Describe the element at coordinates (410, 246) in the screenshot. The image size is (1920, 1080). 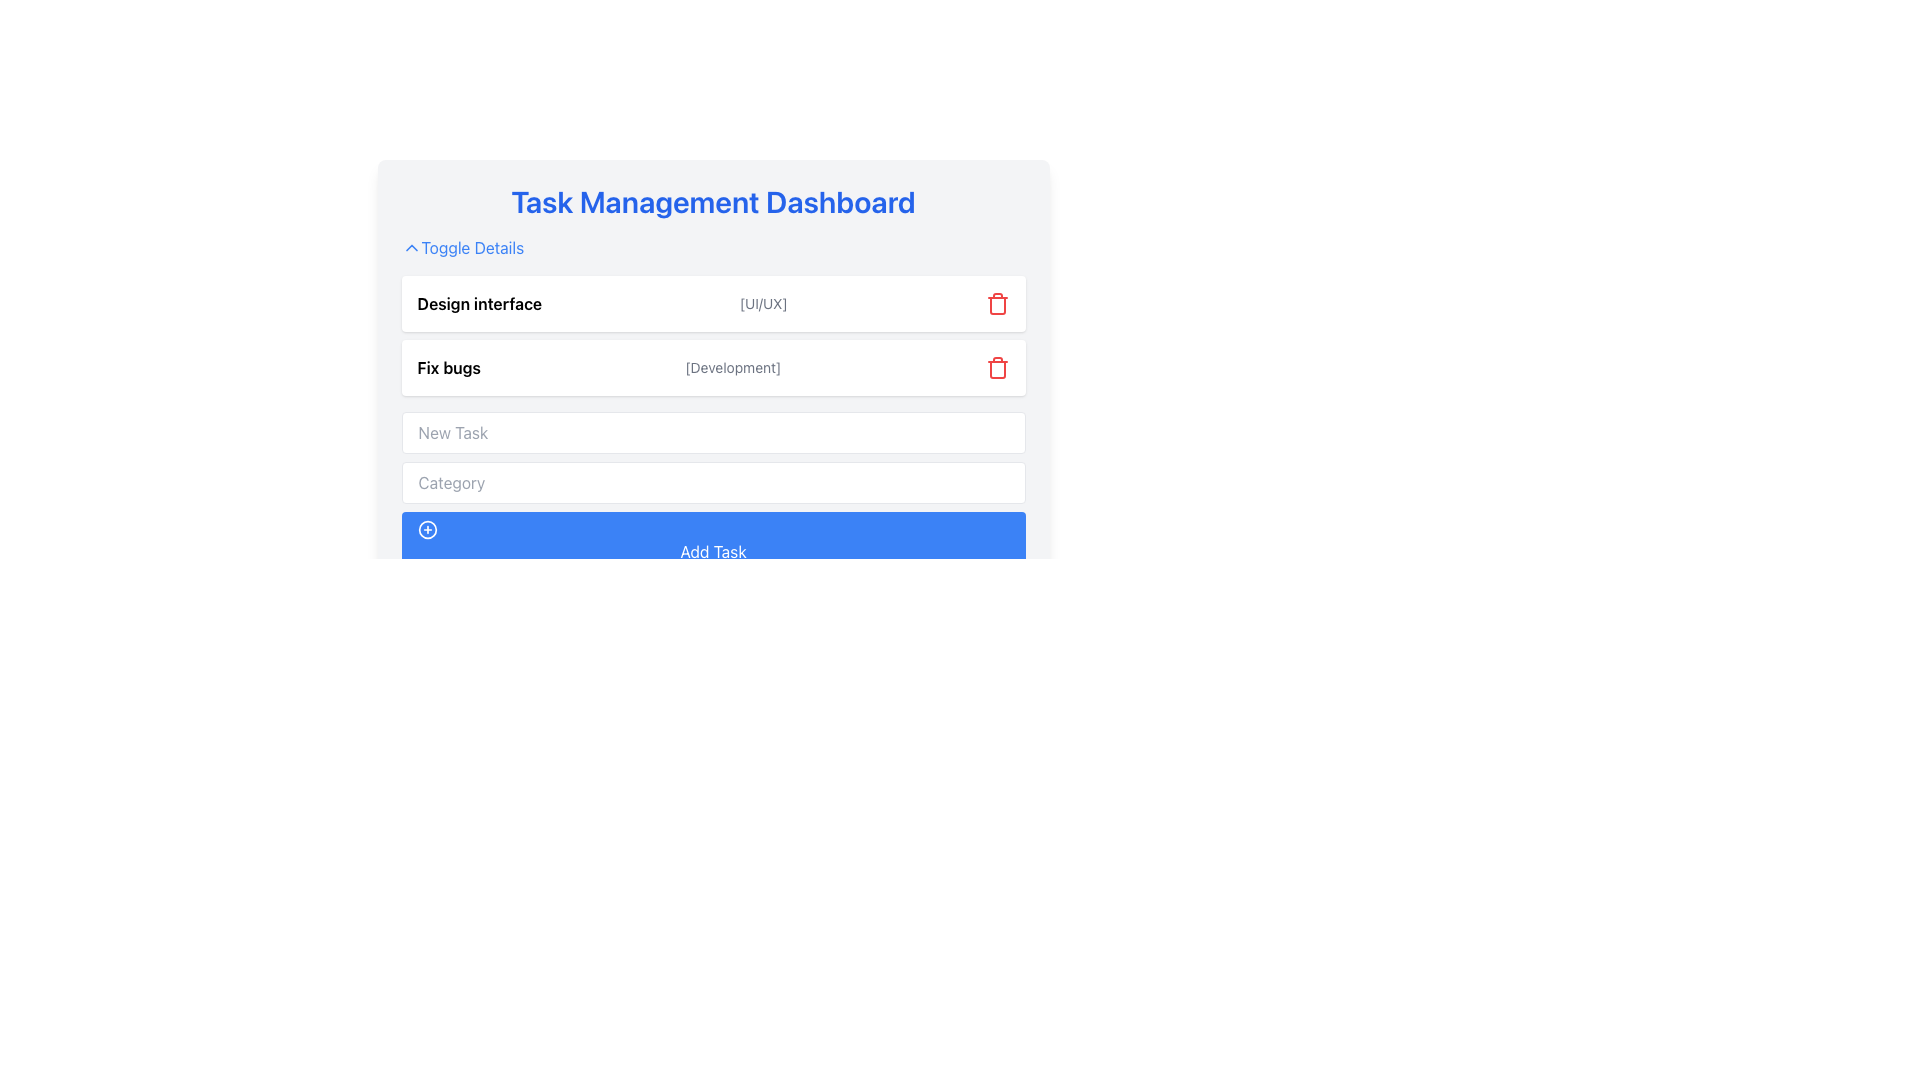
I see `the icon that serves as an indicator for collapsing or expanding the 'Toggle Details' section, located to the left of the 'Toggle Details' text` at that location.